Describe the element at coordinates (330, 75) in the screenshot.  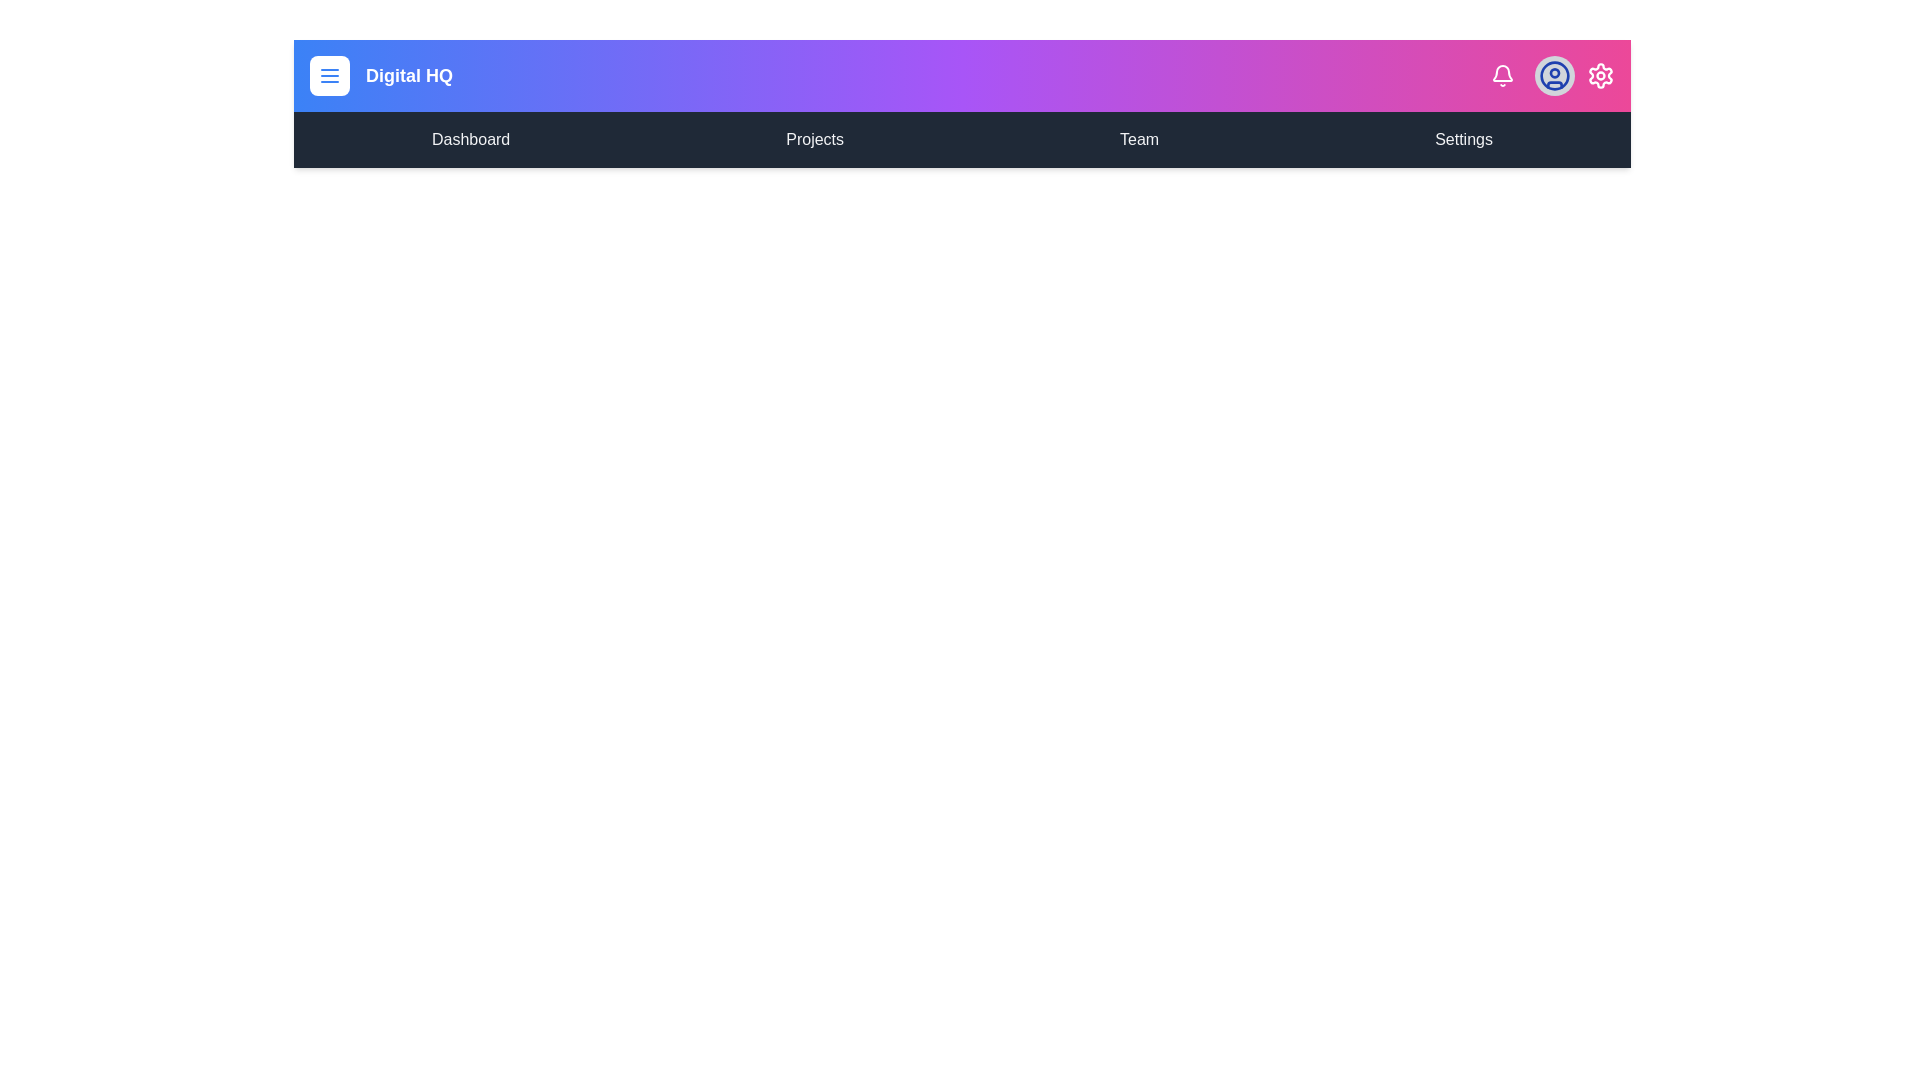
I see `the menu button to toggle the menu` at that location.